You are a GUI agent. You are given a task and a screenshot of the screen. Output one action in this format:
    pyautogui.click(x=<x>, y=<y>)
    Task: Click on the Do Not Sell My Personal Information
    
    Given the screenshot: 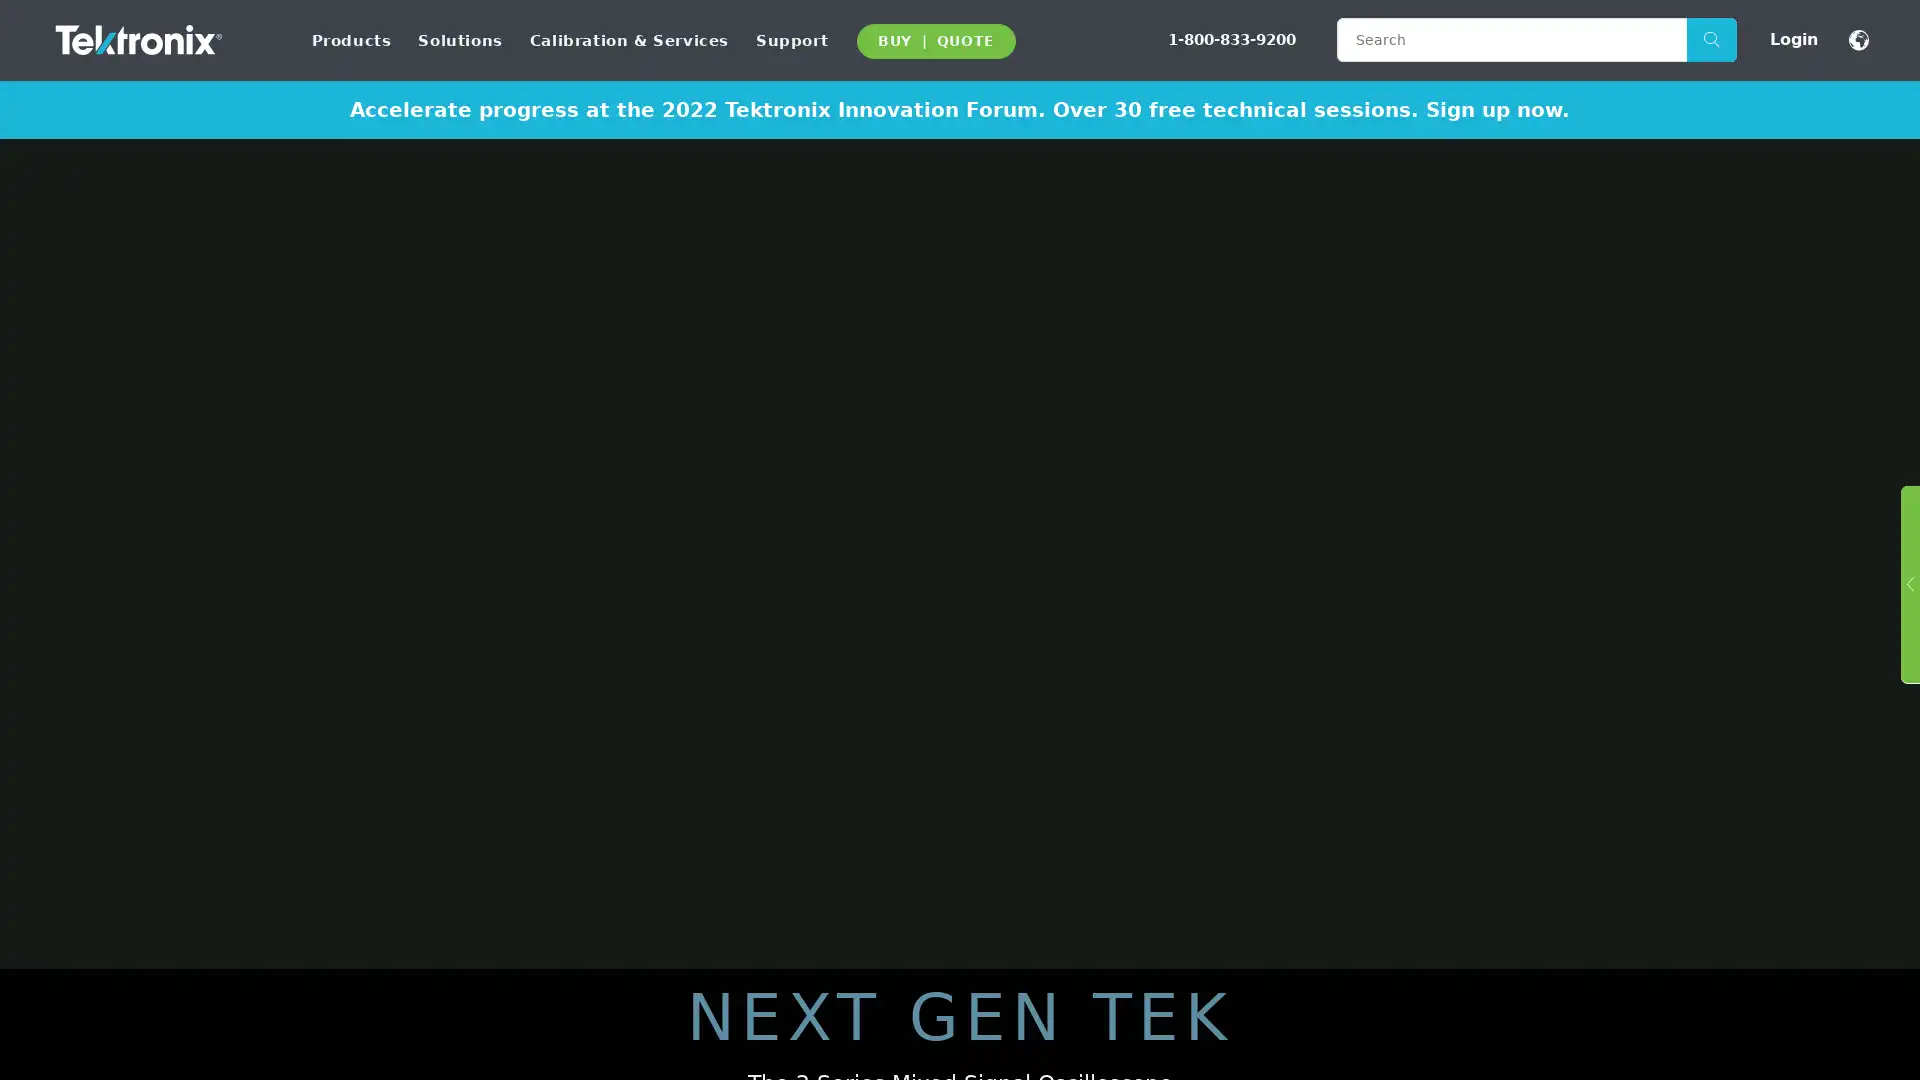 What is the action you would take?
    pyautogui.click(x=1392, y=1036)
    